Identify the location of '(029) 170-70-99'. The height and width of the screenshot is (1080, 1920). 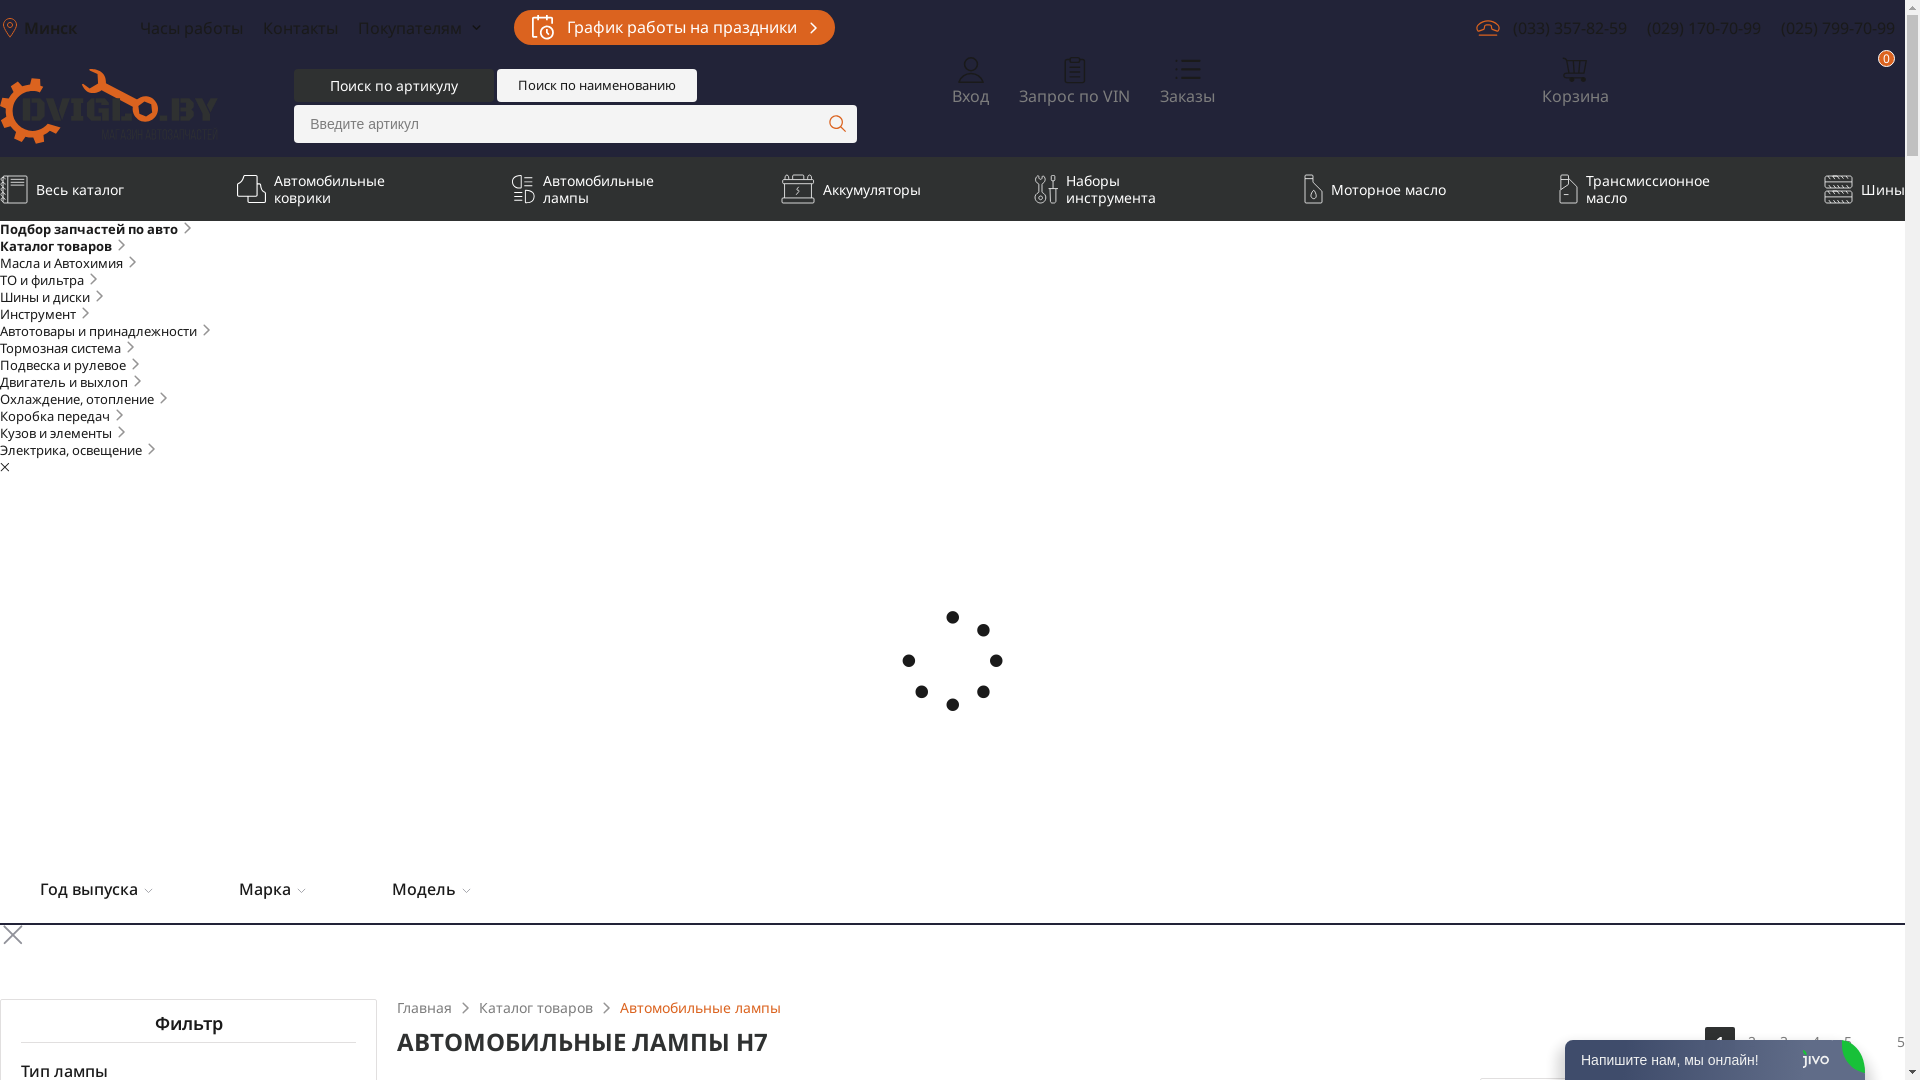
(1703, 27).